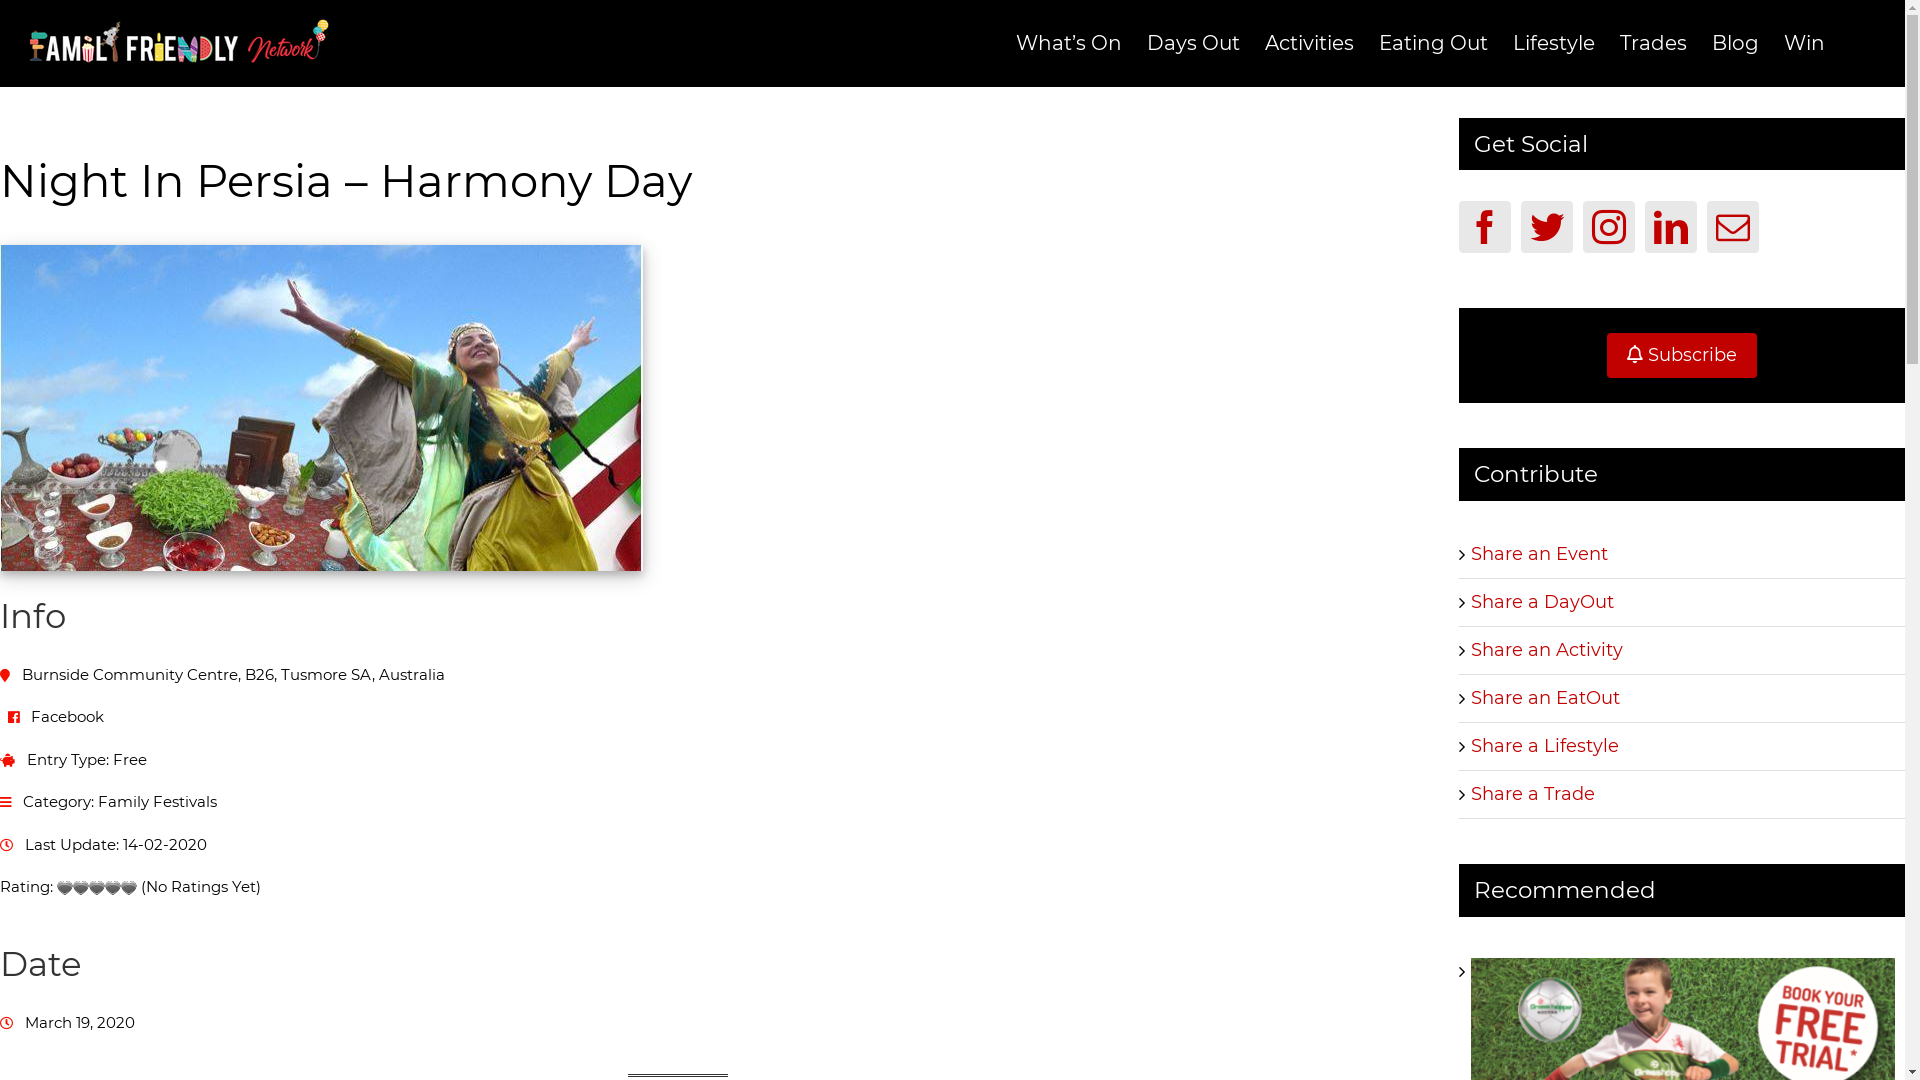 This screenshot has width=1920, height=1080. I want to click on 'Days Out', so click(1193, 43).